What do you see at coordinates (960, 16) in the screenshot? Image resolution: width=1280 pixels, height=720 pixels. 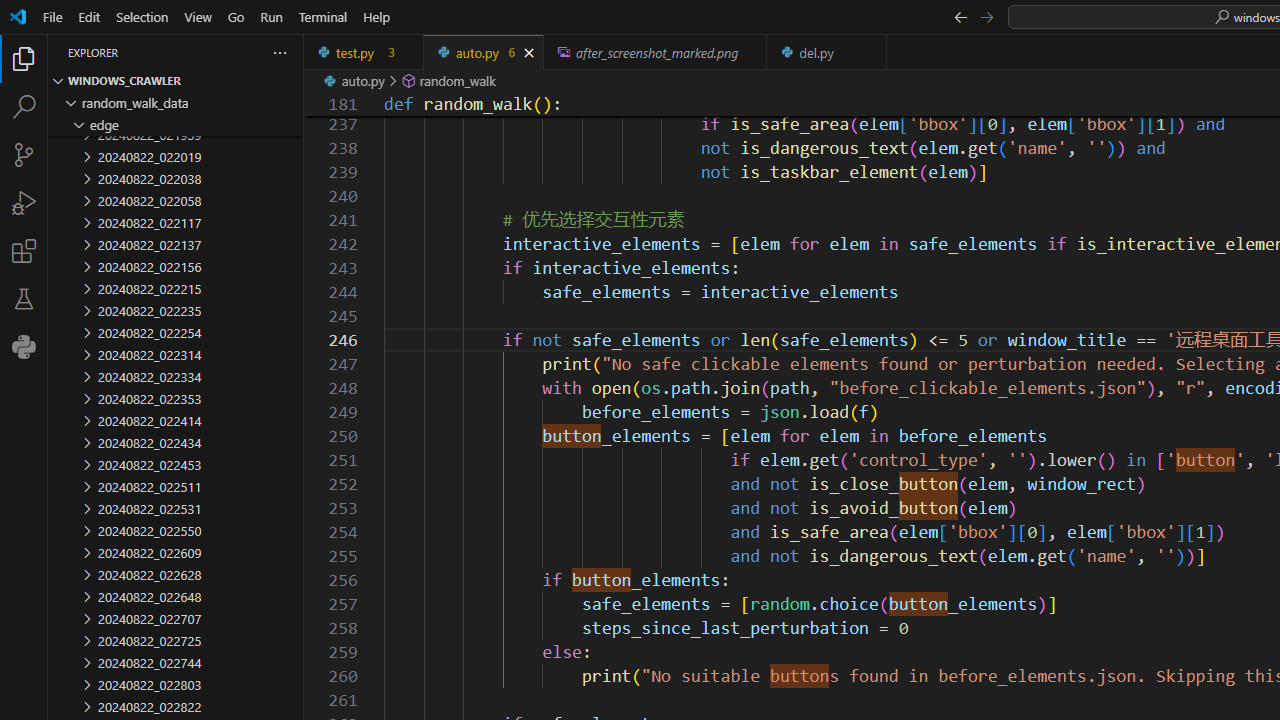 I see `'Go Back (Alt+LeftArrow)'` at bounding box center [960, 16].